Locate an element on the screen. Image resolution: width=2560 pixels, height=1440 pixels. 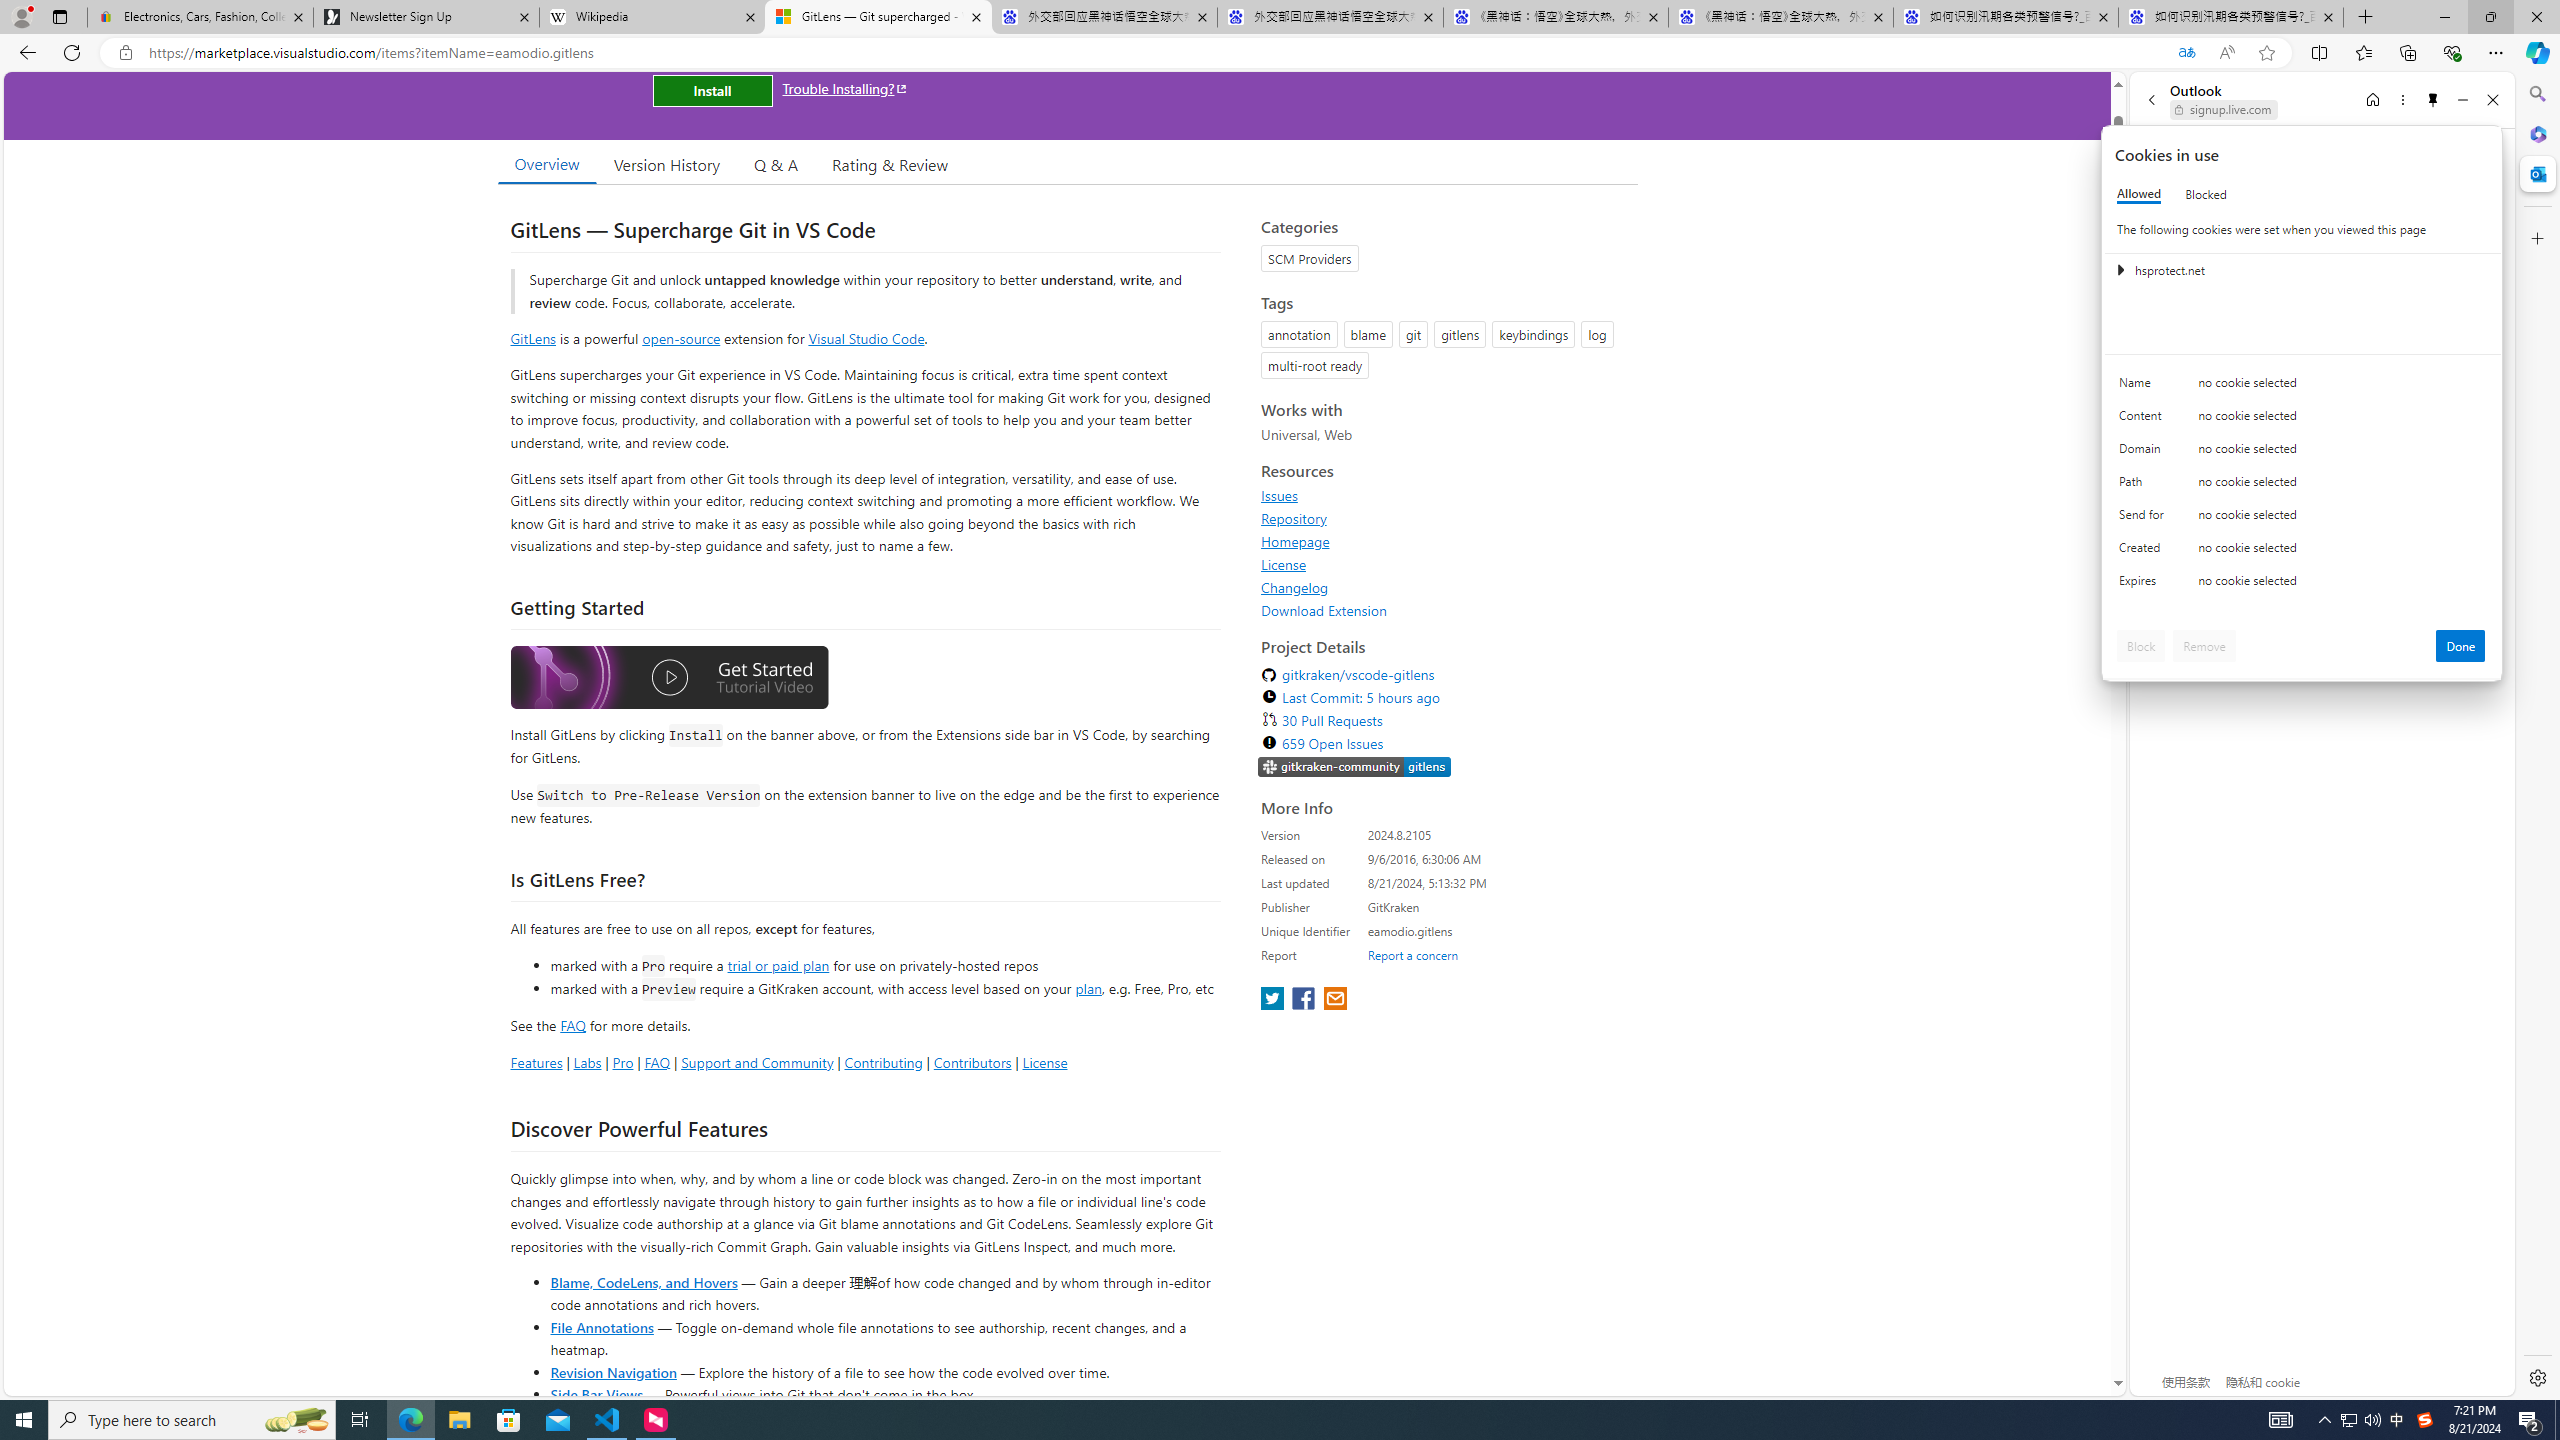
'Allowed' is located at coordinates (2137, 194).